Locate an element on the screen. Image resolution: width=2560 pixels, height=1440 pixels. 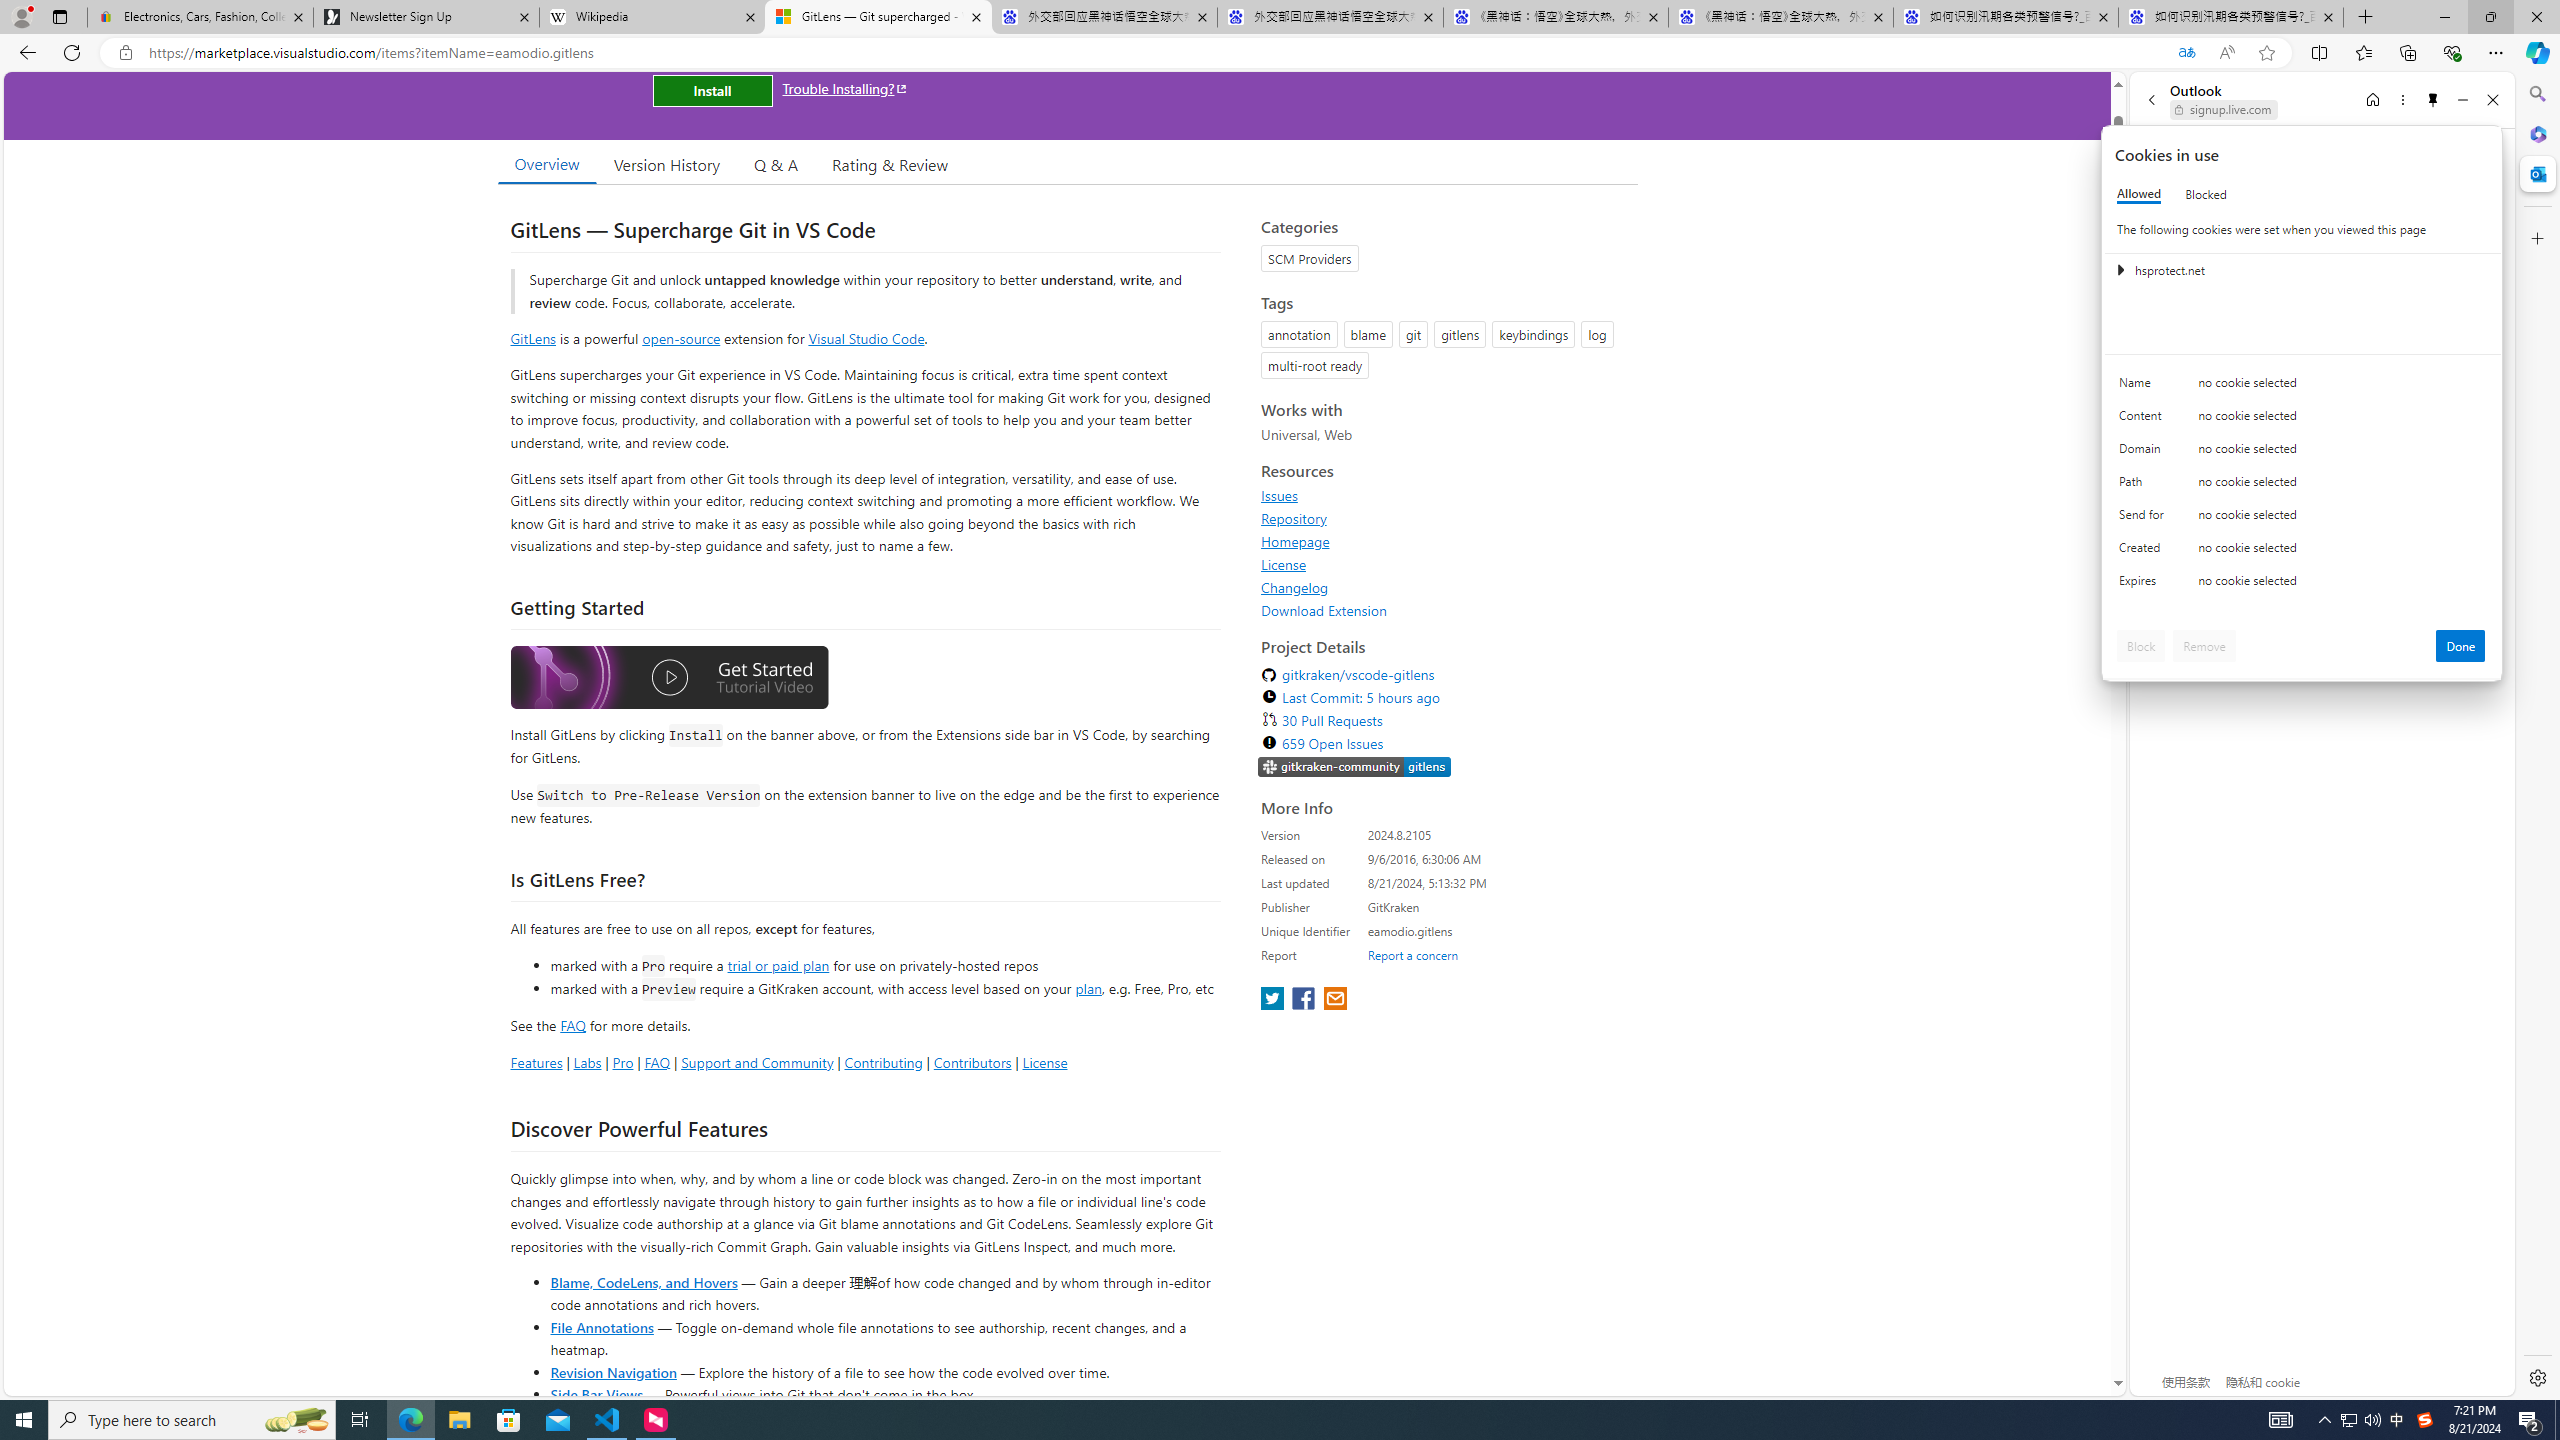
'Allowed' is located at coordinates (2137, 194).